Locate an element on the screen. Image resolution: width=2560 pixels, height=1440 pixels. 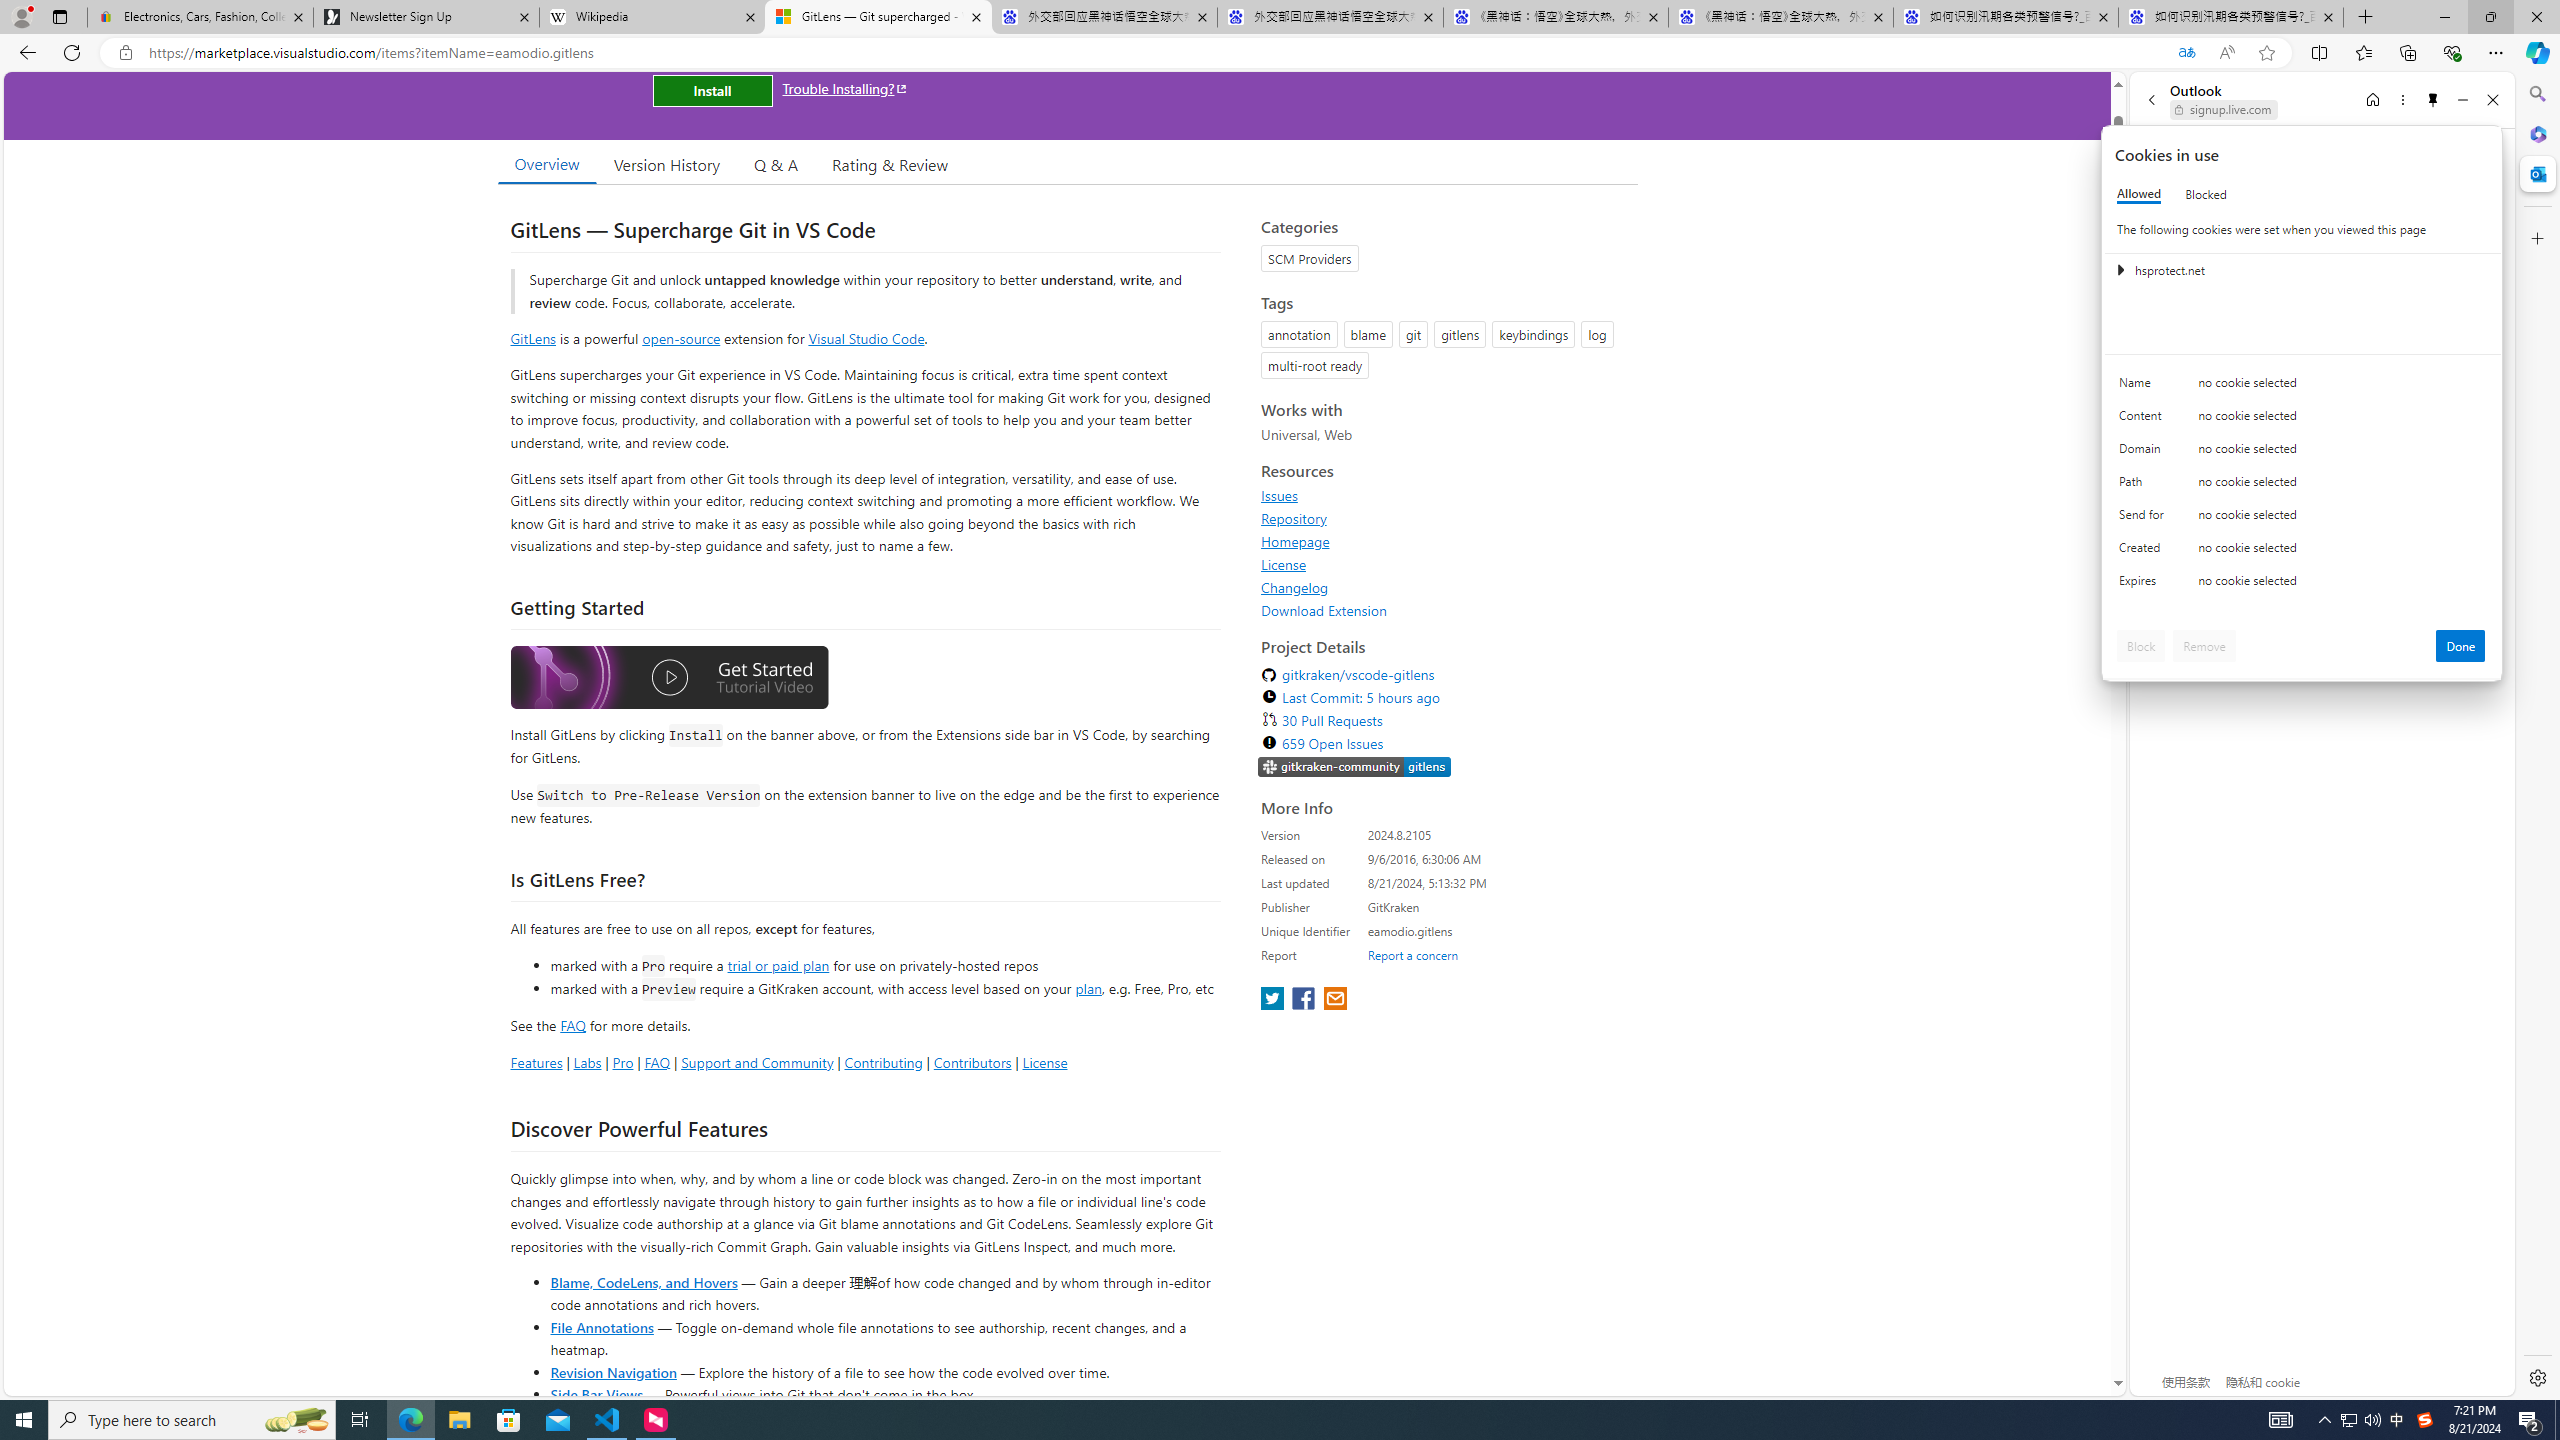
'Allowed' is located at coordinates (2137, 194).